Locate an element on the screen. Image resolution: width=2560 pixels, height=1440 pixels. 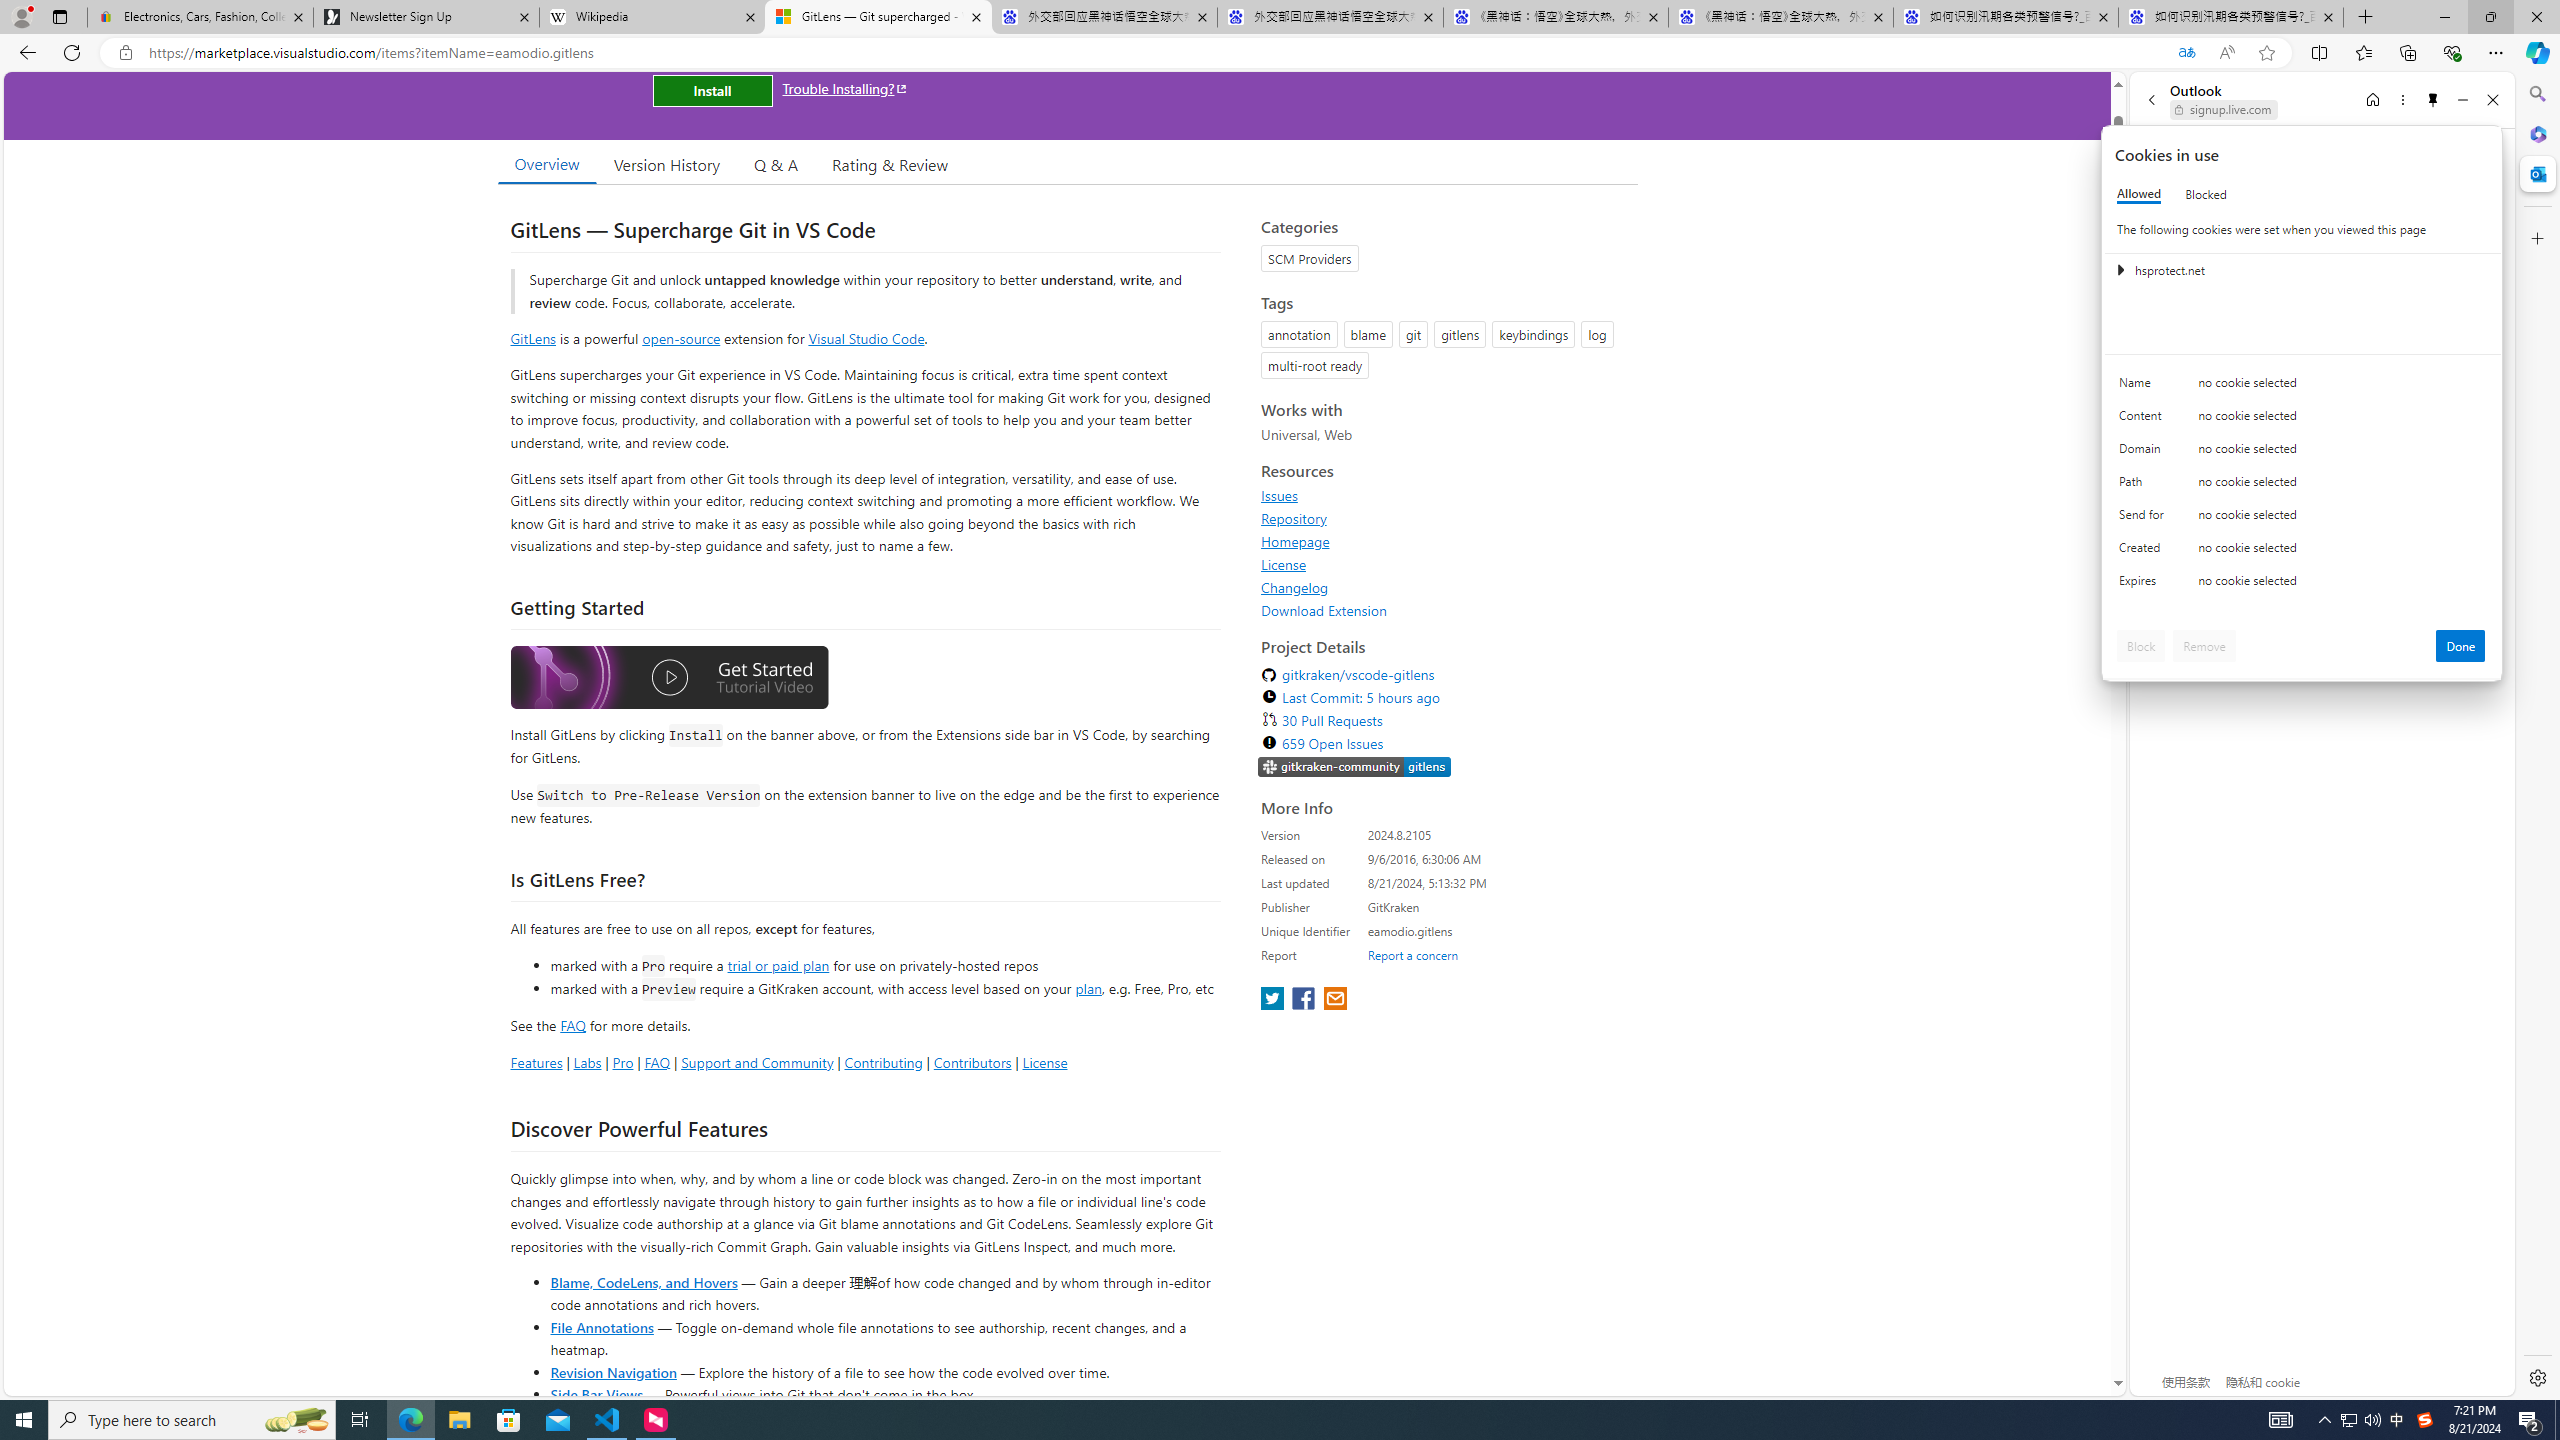
'Allowed' is located at coordinates (2137, 194).